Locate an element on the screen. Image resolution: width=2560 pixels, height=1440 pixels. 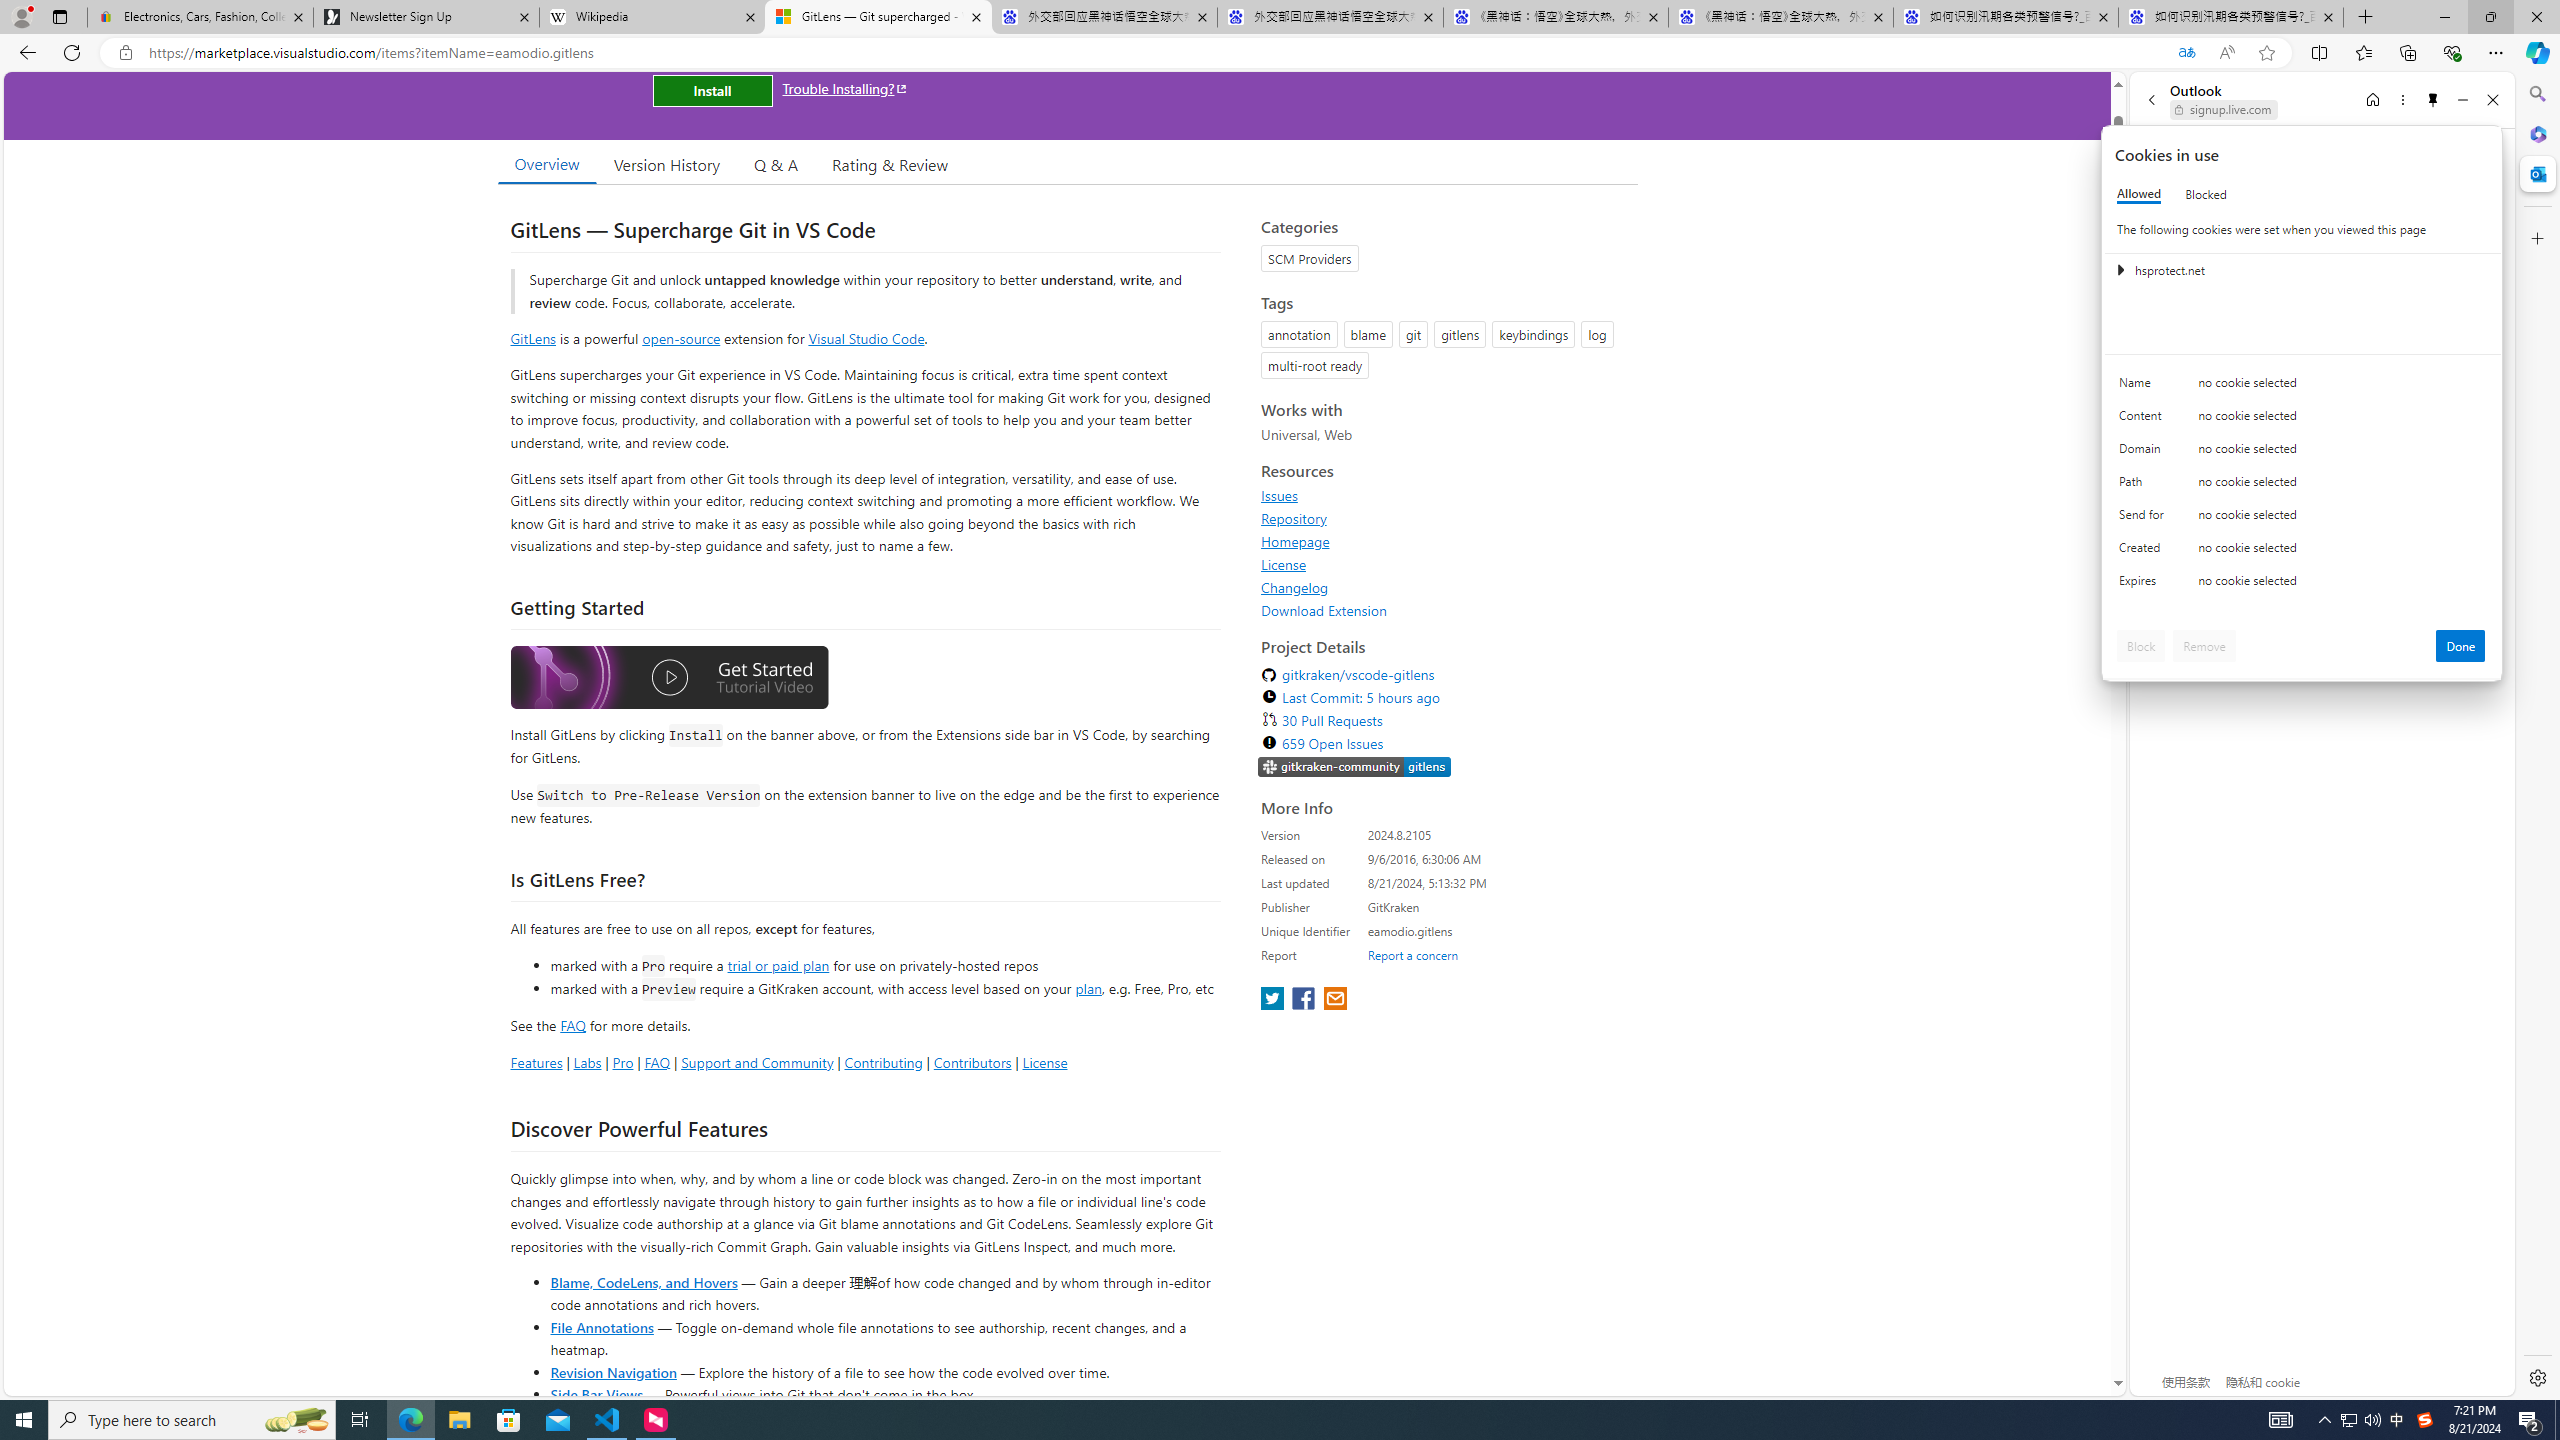
'Allowed' is located at coordinates (2137, 194).